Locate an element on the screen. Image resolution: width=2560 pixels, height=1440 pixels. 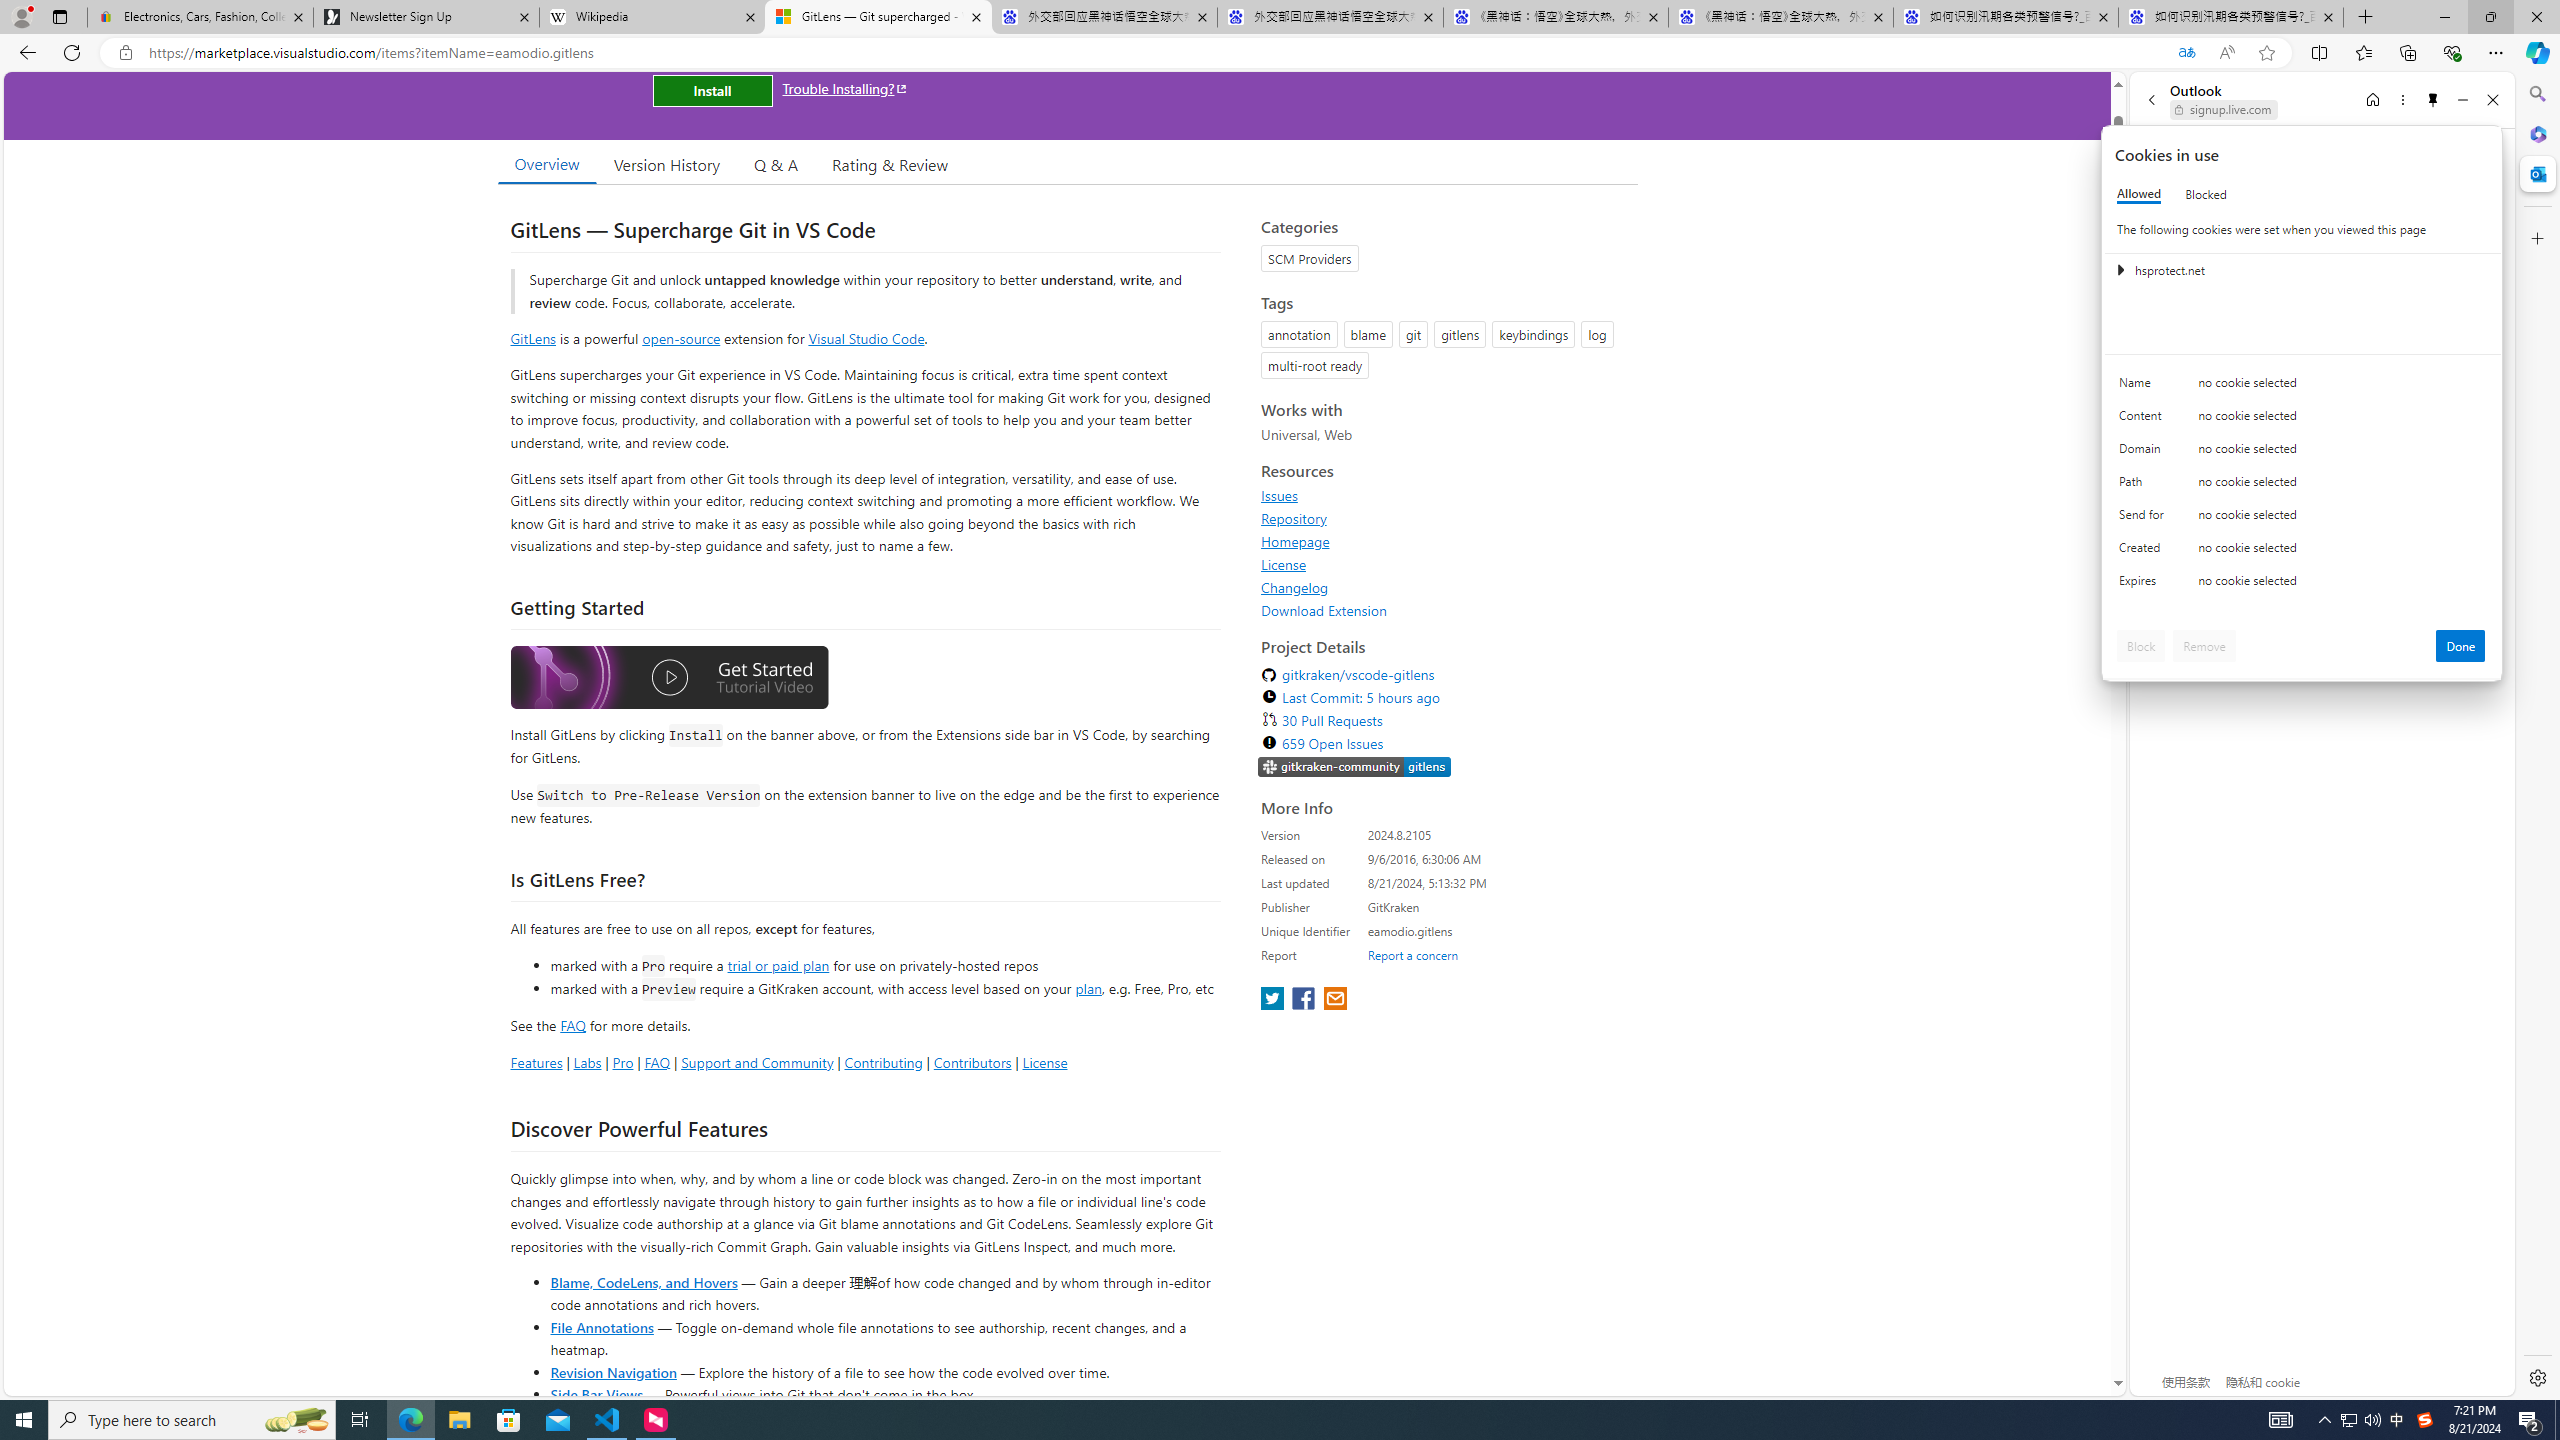
'Allowed' is located at coordinates (2137, 194).